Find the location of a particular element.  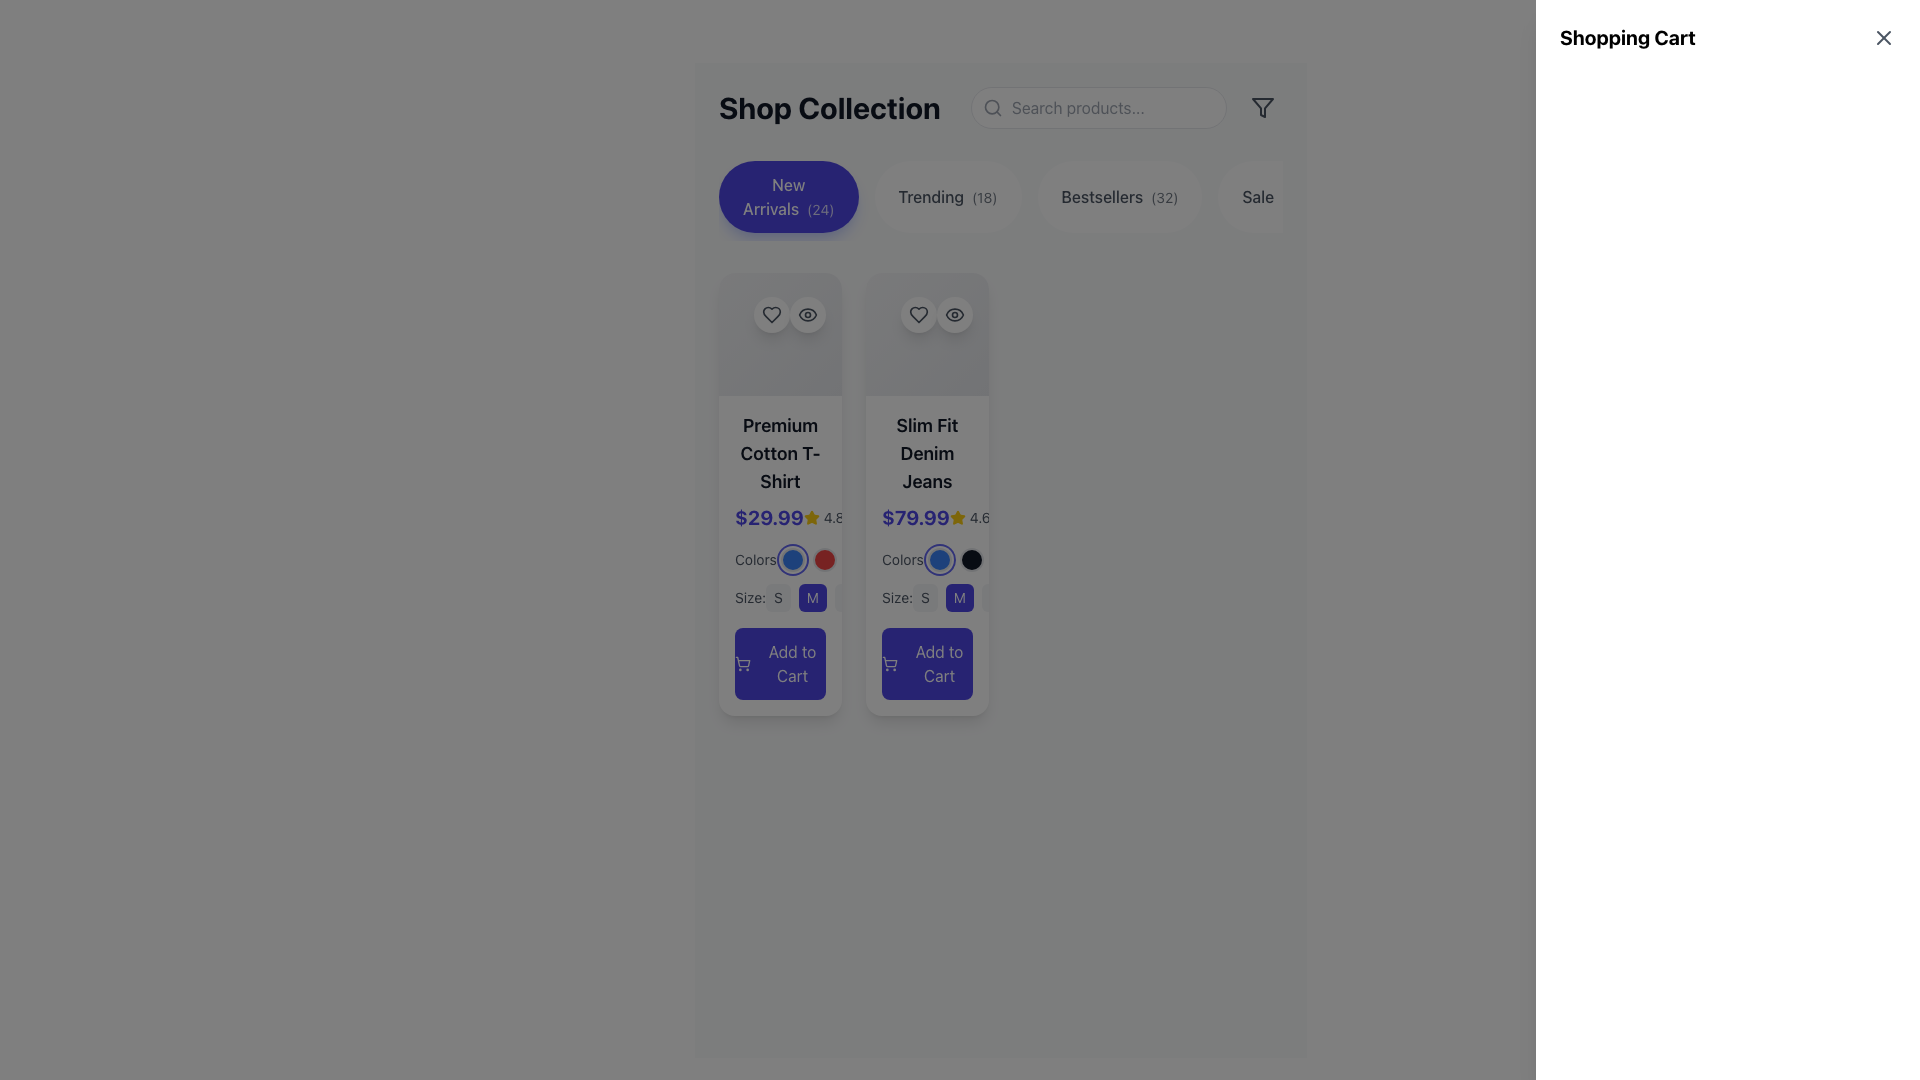

the close button icon located in the top-right corner of the interface near the 'Shopping Cart' title is located at coordinates (1882, 38).